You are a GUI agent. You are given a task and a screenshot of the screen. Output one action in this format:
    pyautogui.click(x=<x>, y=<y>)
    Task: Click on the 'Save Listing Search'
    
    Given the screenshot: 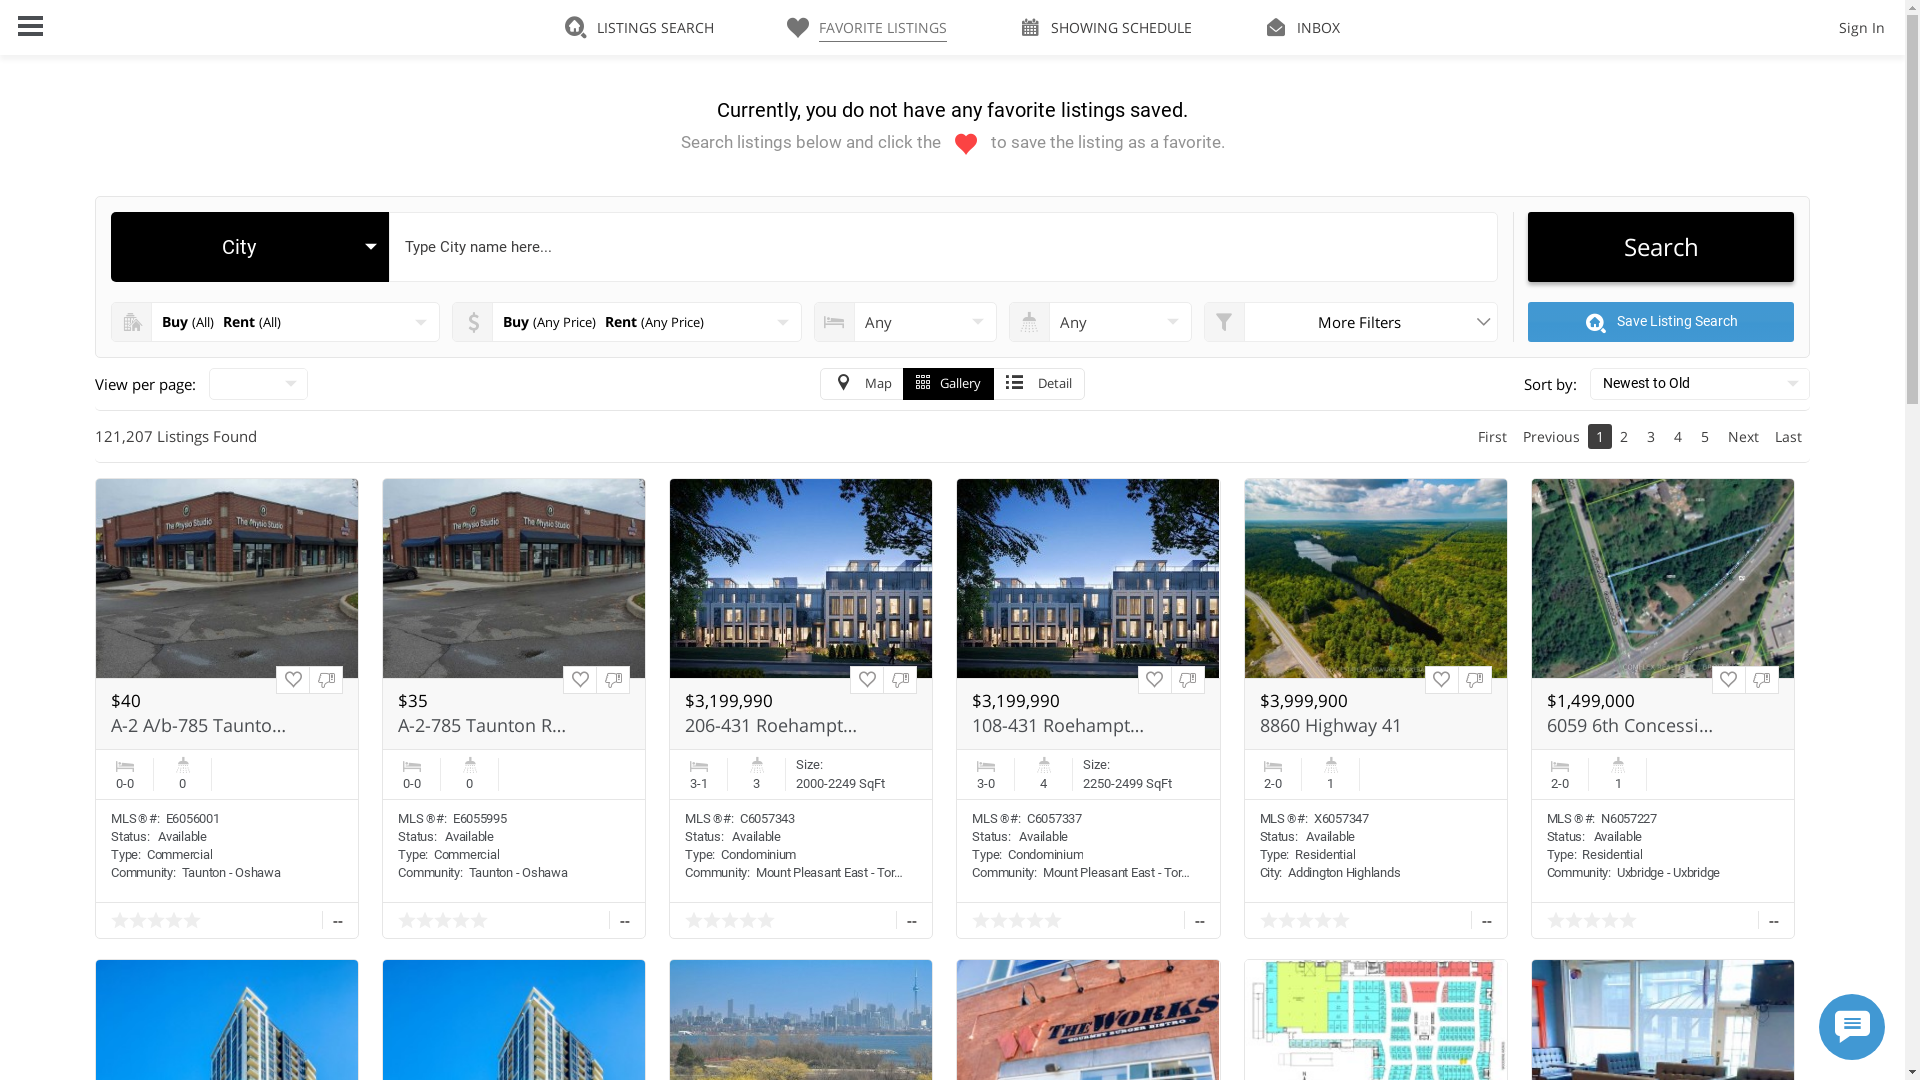 What is the action you would take?
    pyautogui.click(x=1526, y=320)
    